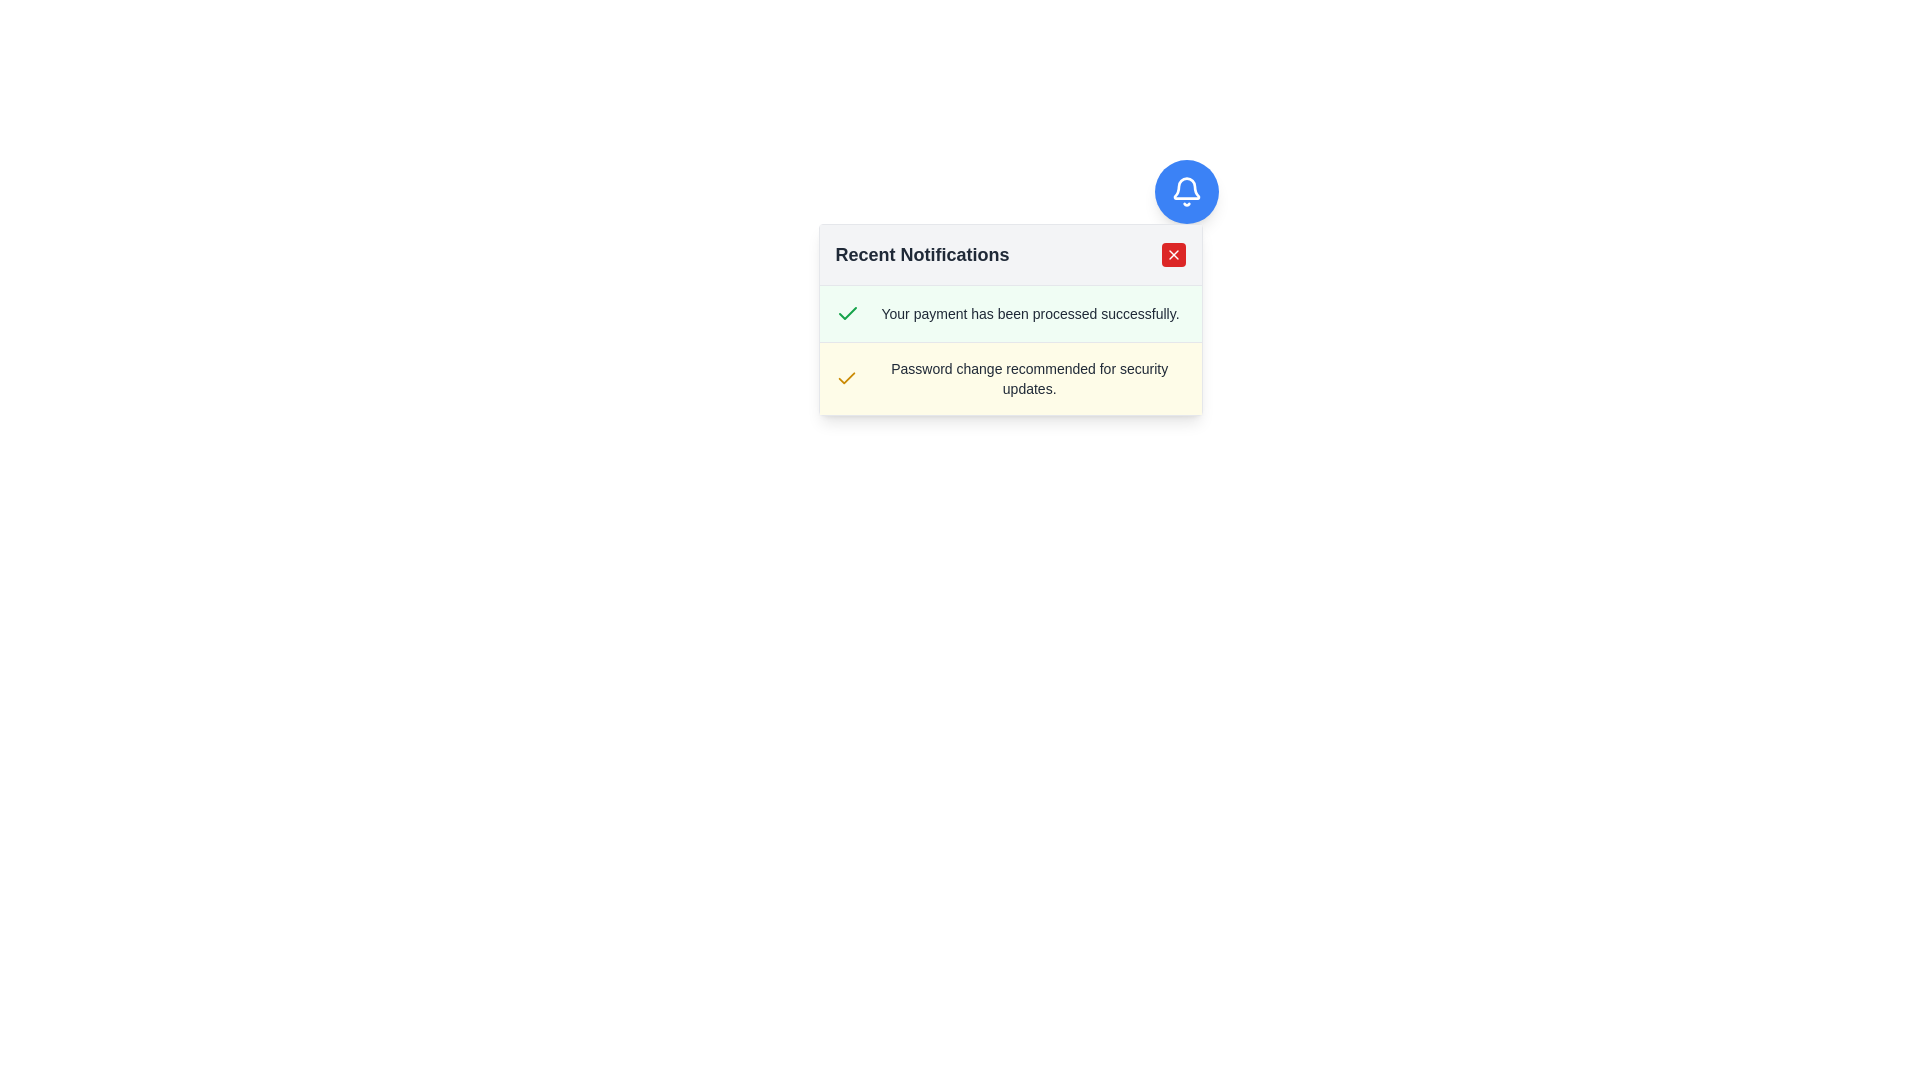  What do you see at coordinates (847, 313) in the screenshot?
I see `the green checkmark icon located within the notification card under the 'Recent Notifications' label, associated with the password security message` at bounding box center [847, 313].